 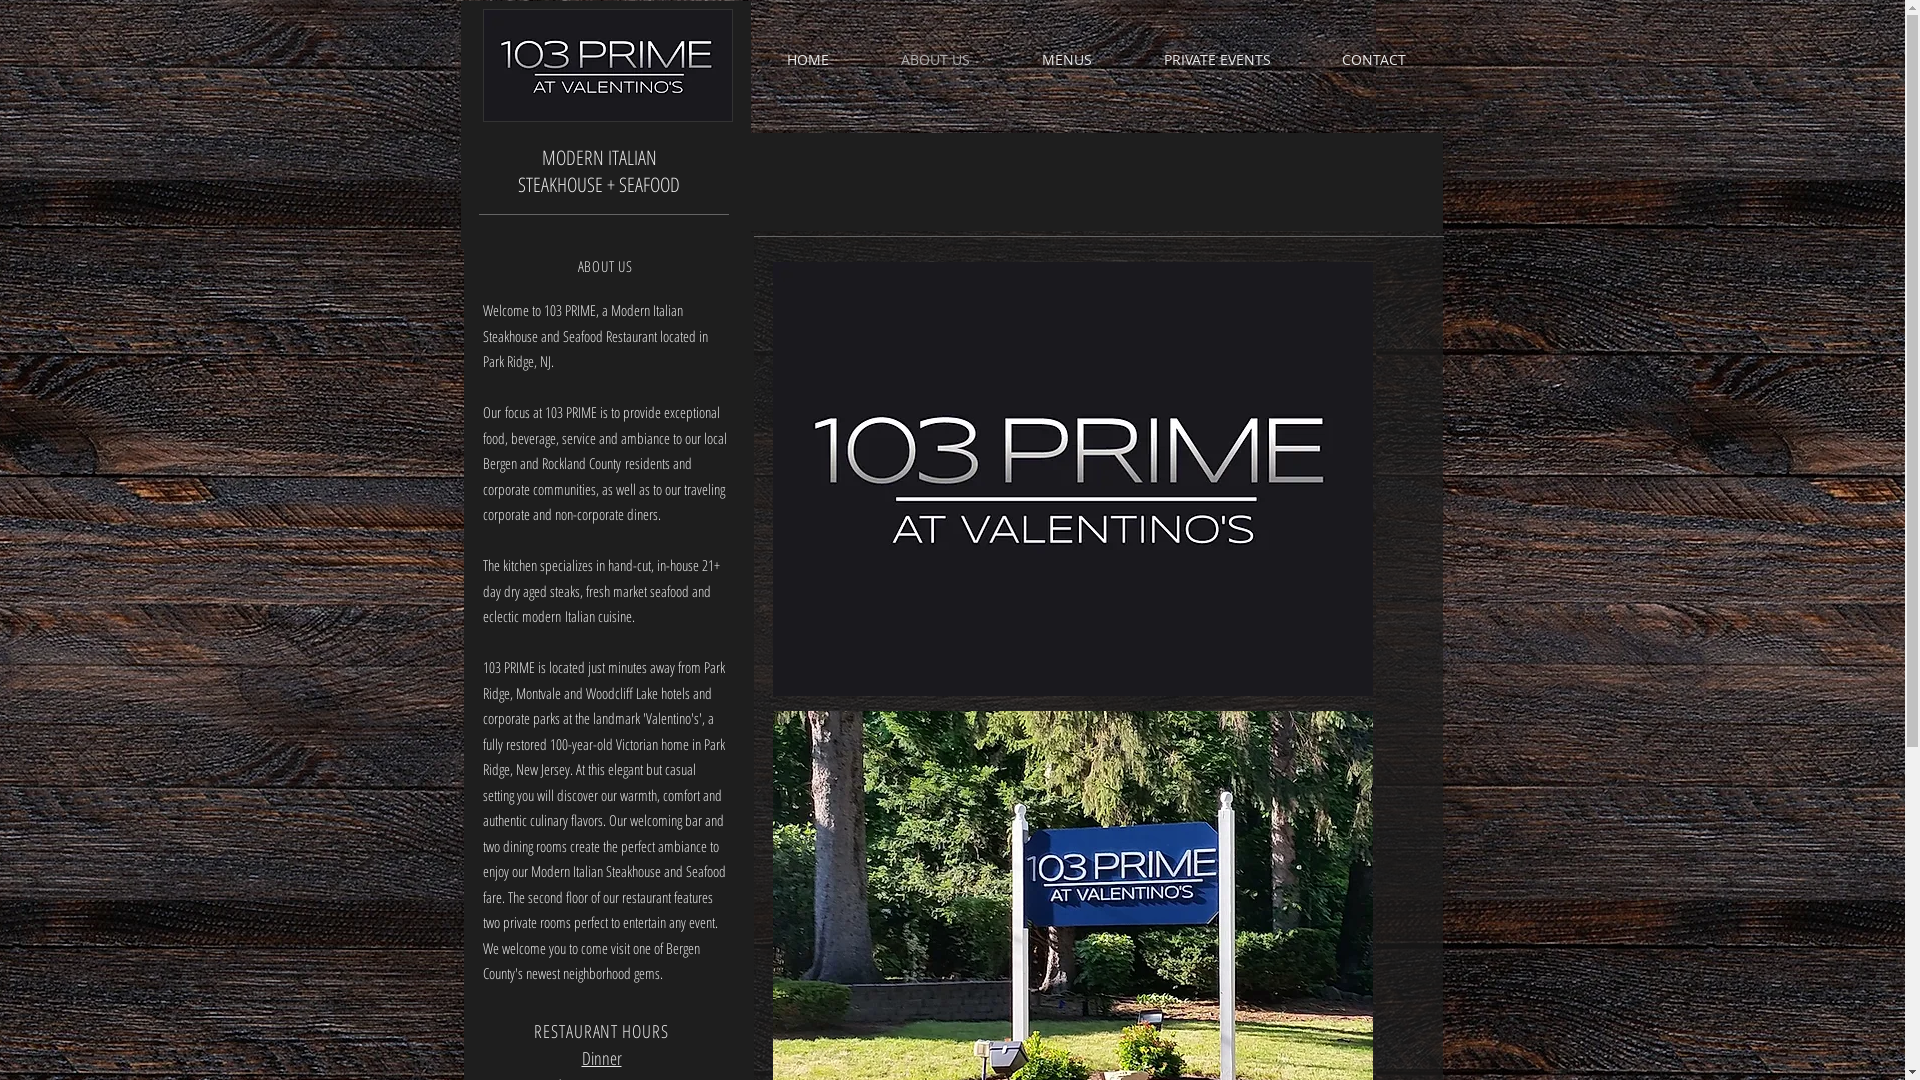 I want to click on 'CONTACT', so click(x=1372, y=59).